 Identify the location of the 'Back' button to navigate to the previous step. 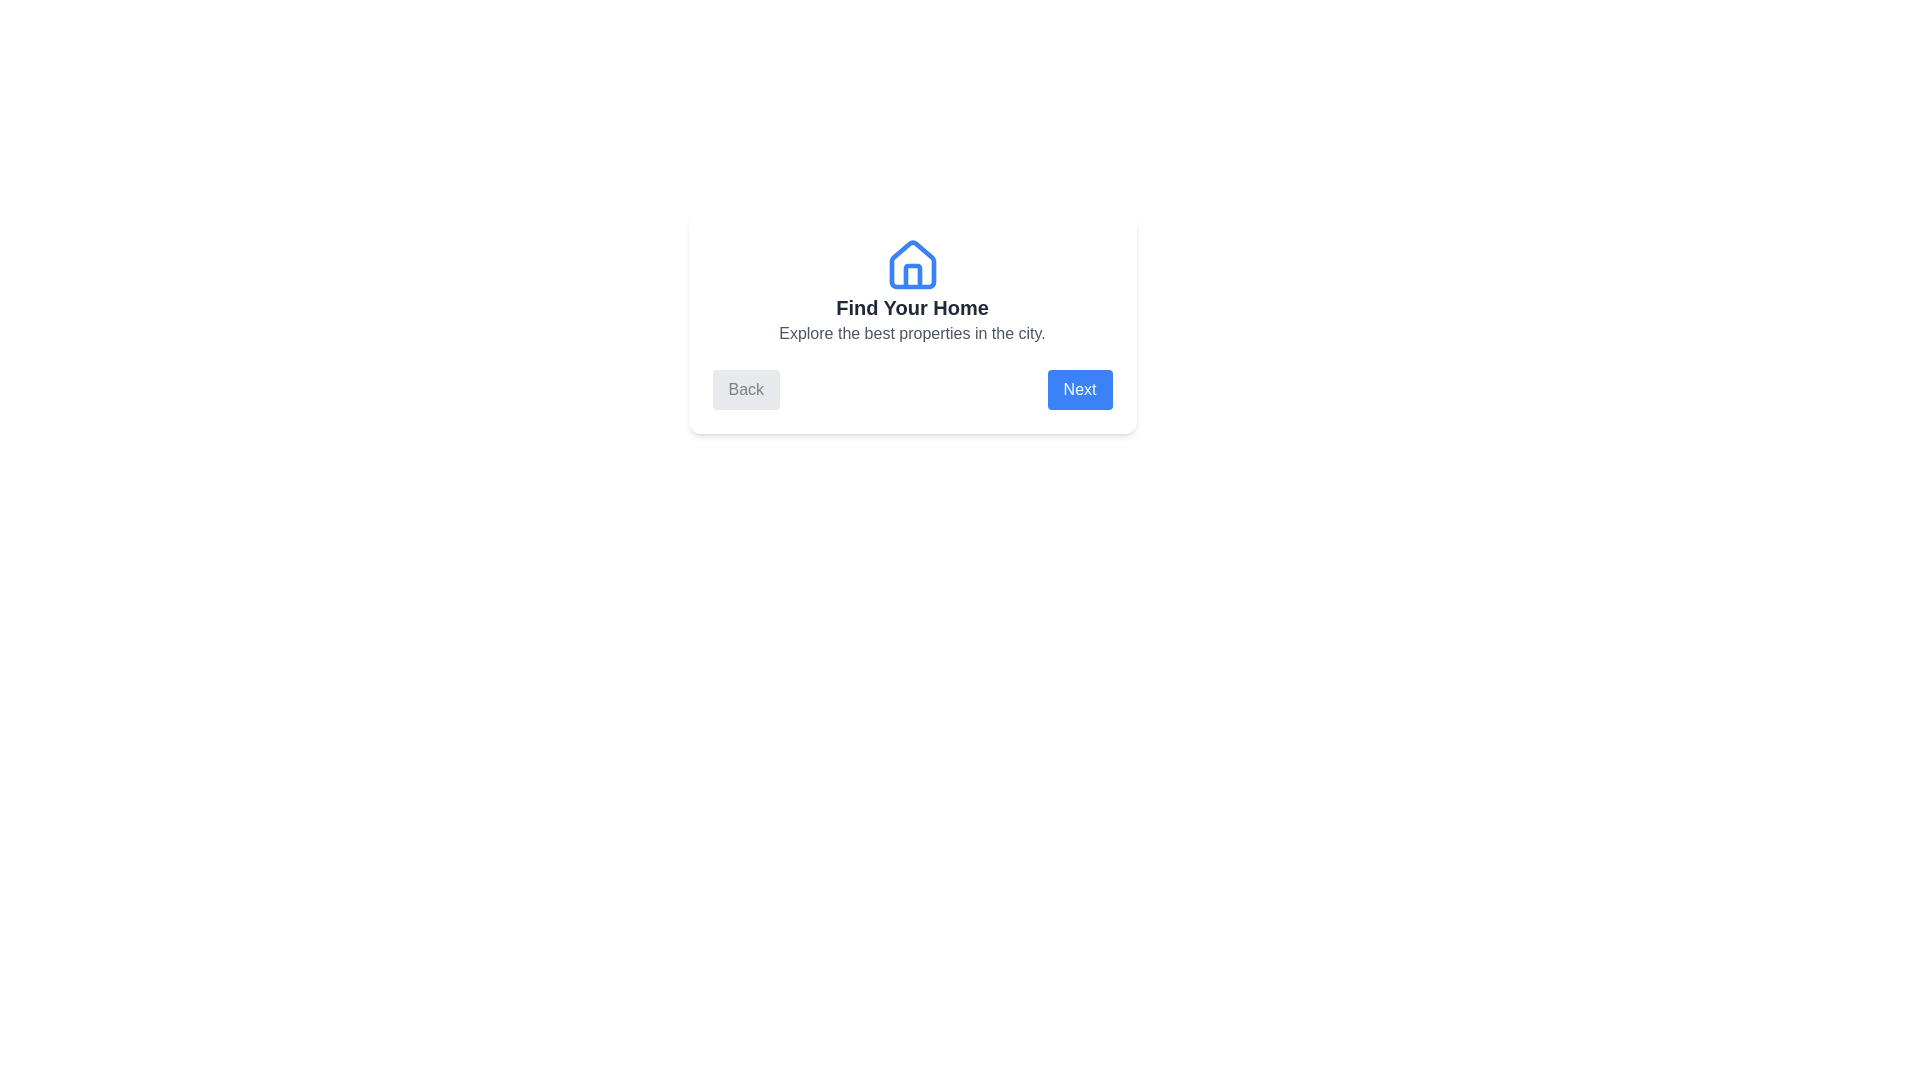
(744, 389).